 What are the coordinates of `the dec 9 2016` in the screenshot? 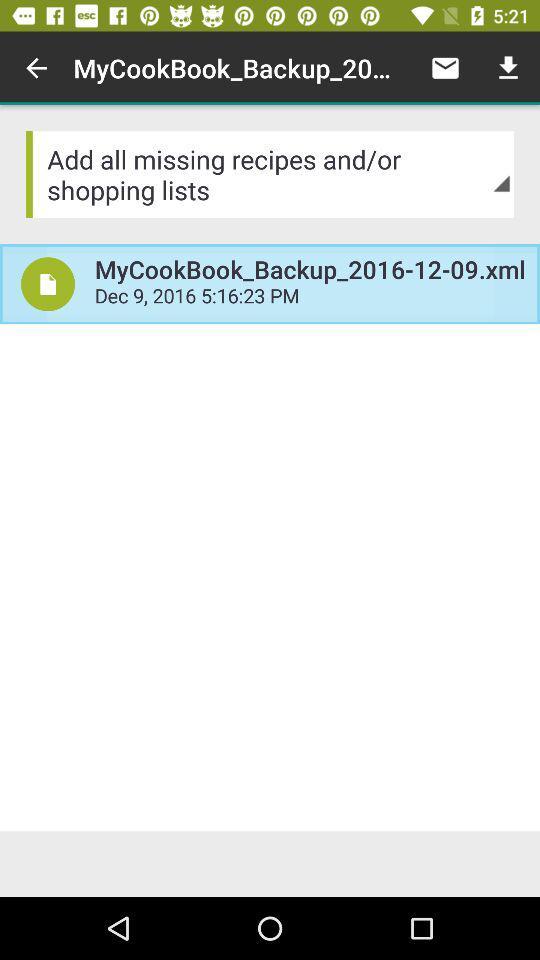 It's located at (310, 297).